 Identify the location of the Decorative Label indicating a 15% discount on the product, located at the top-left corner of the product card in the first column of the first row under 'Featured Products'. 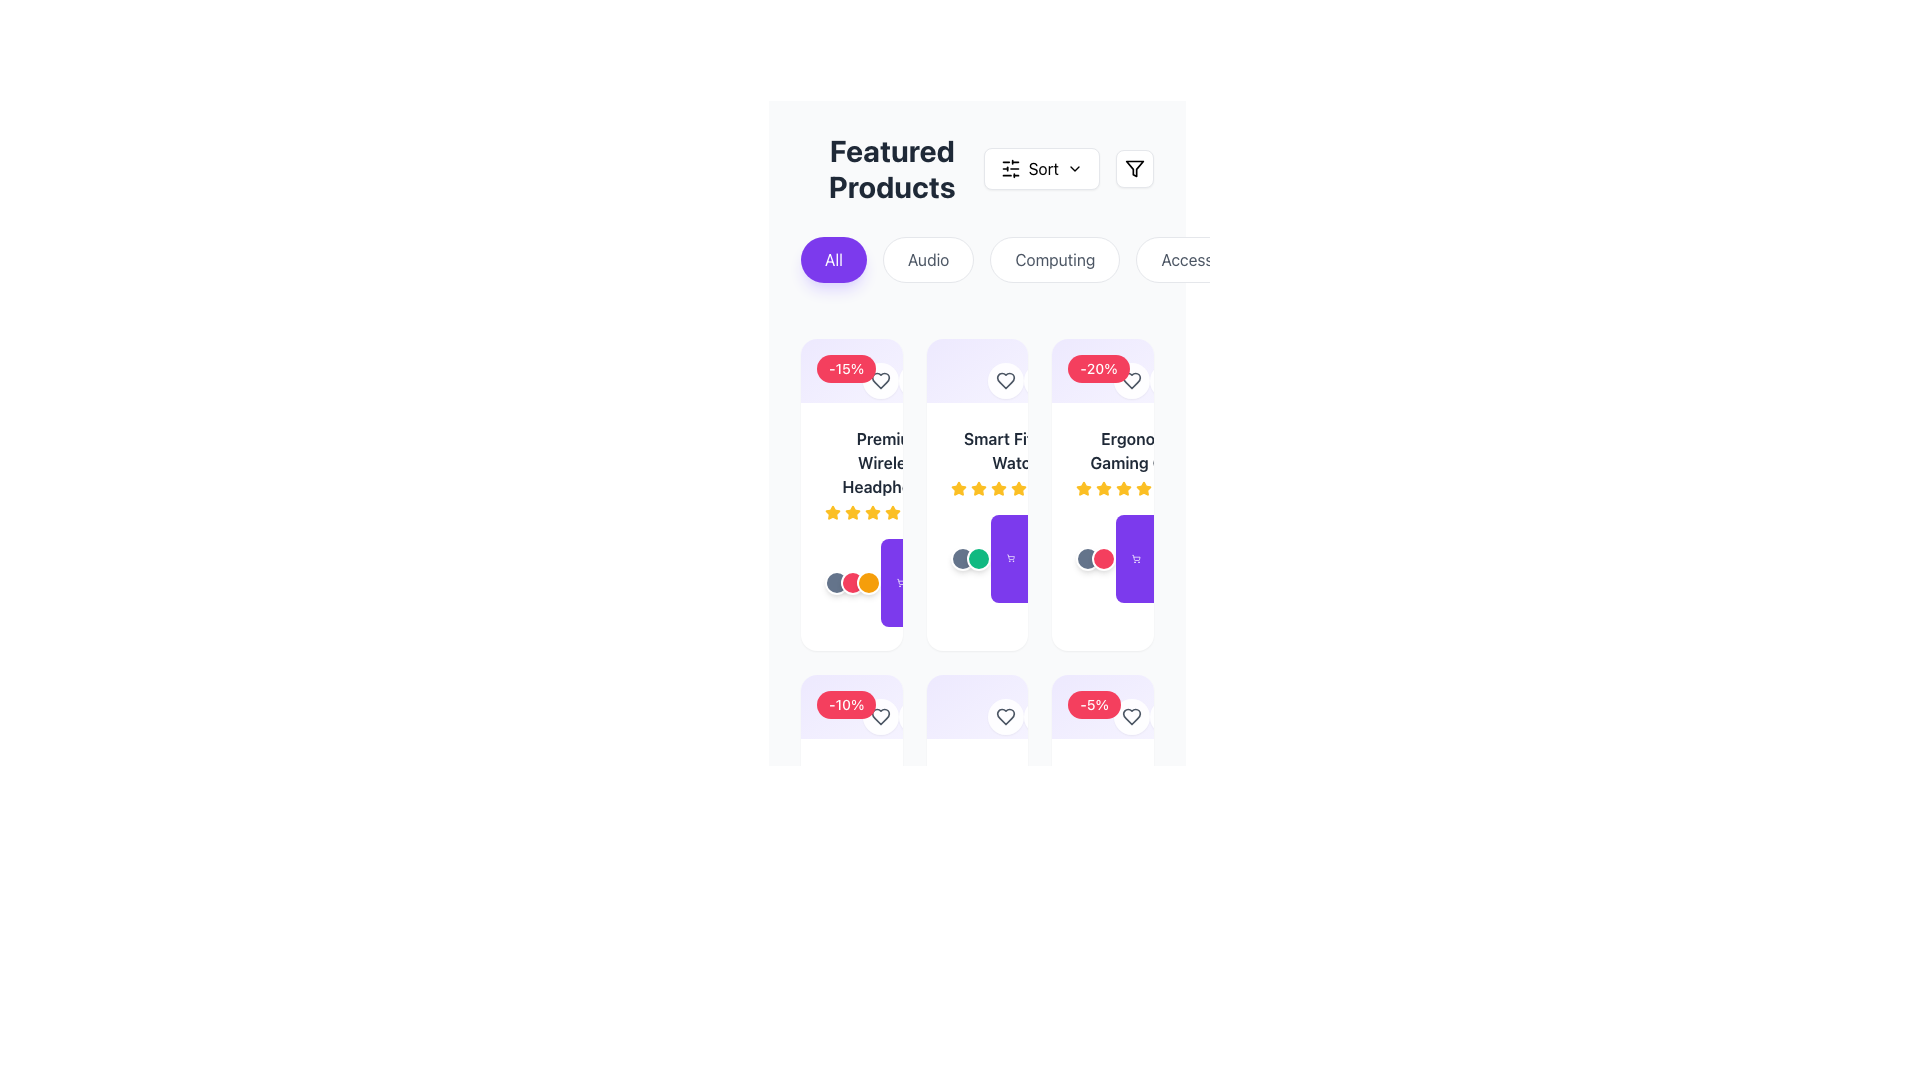
(850, 377).